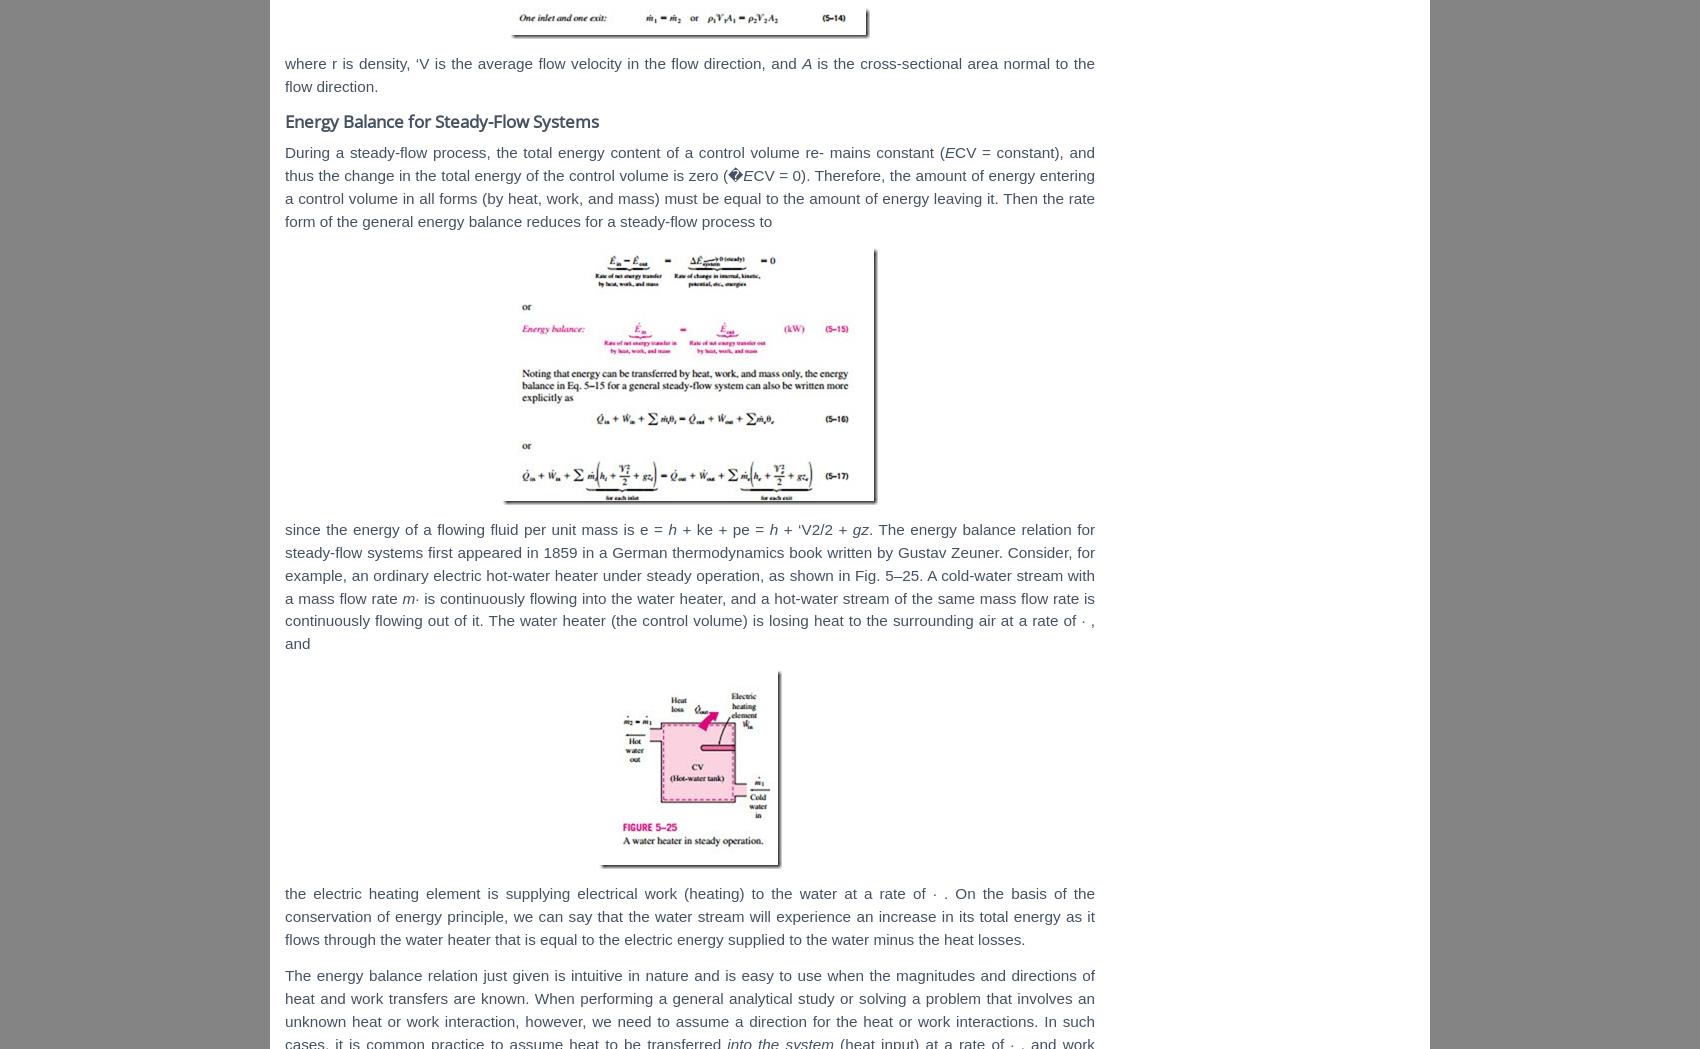 This screenshot has height=1049, width=1700. Describe the element at coordinates (690, 609) in the screenshot. I see `'the same mass flow rate is continuously flowing out of it. The water heater (the control volume) is losing heat to the surrounding air at a rate of'` at that location.